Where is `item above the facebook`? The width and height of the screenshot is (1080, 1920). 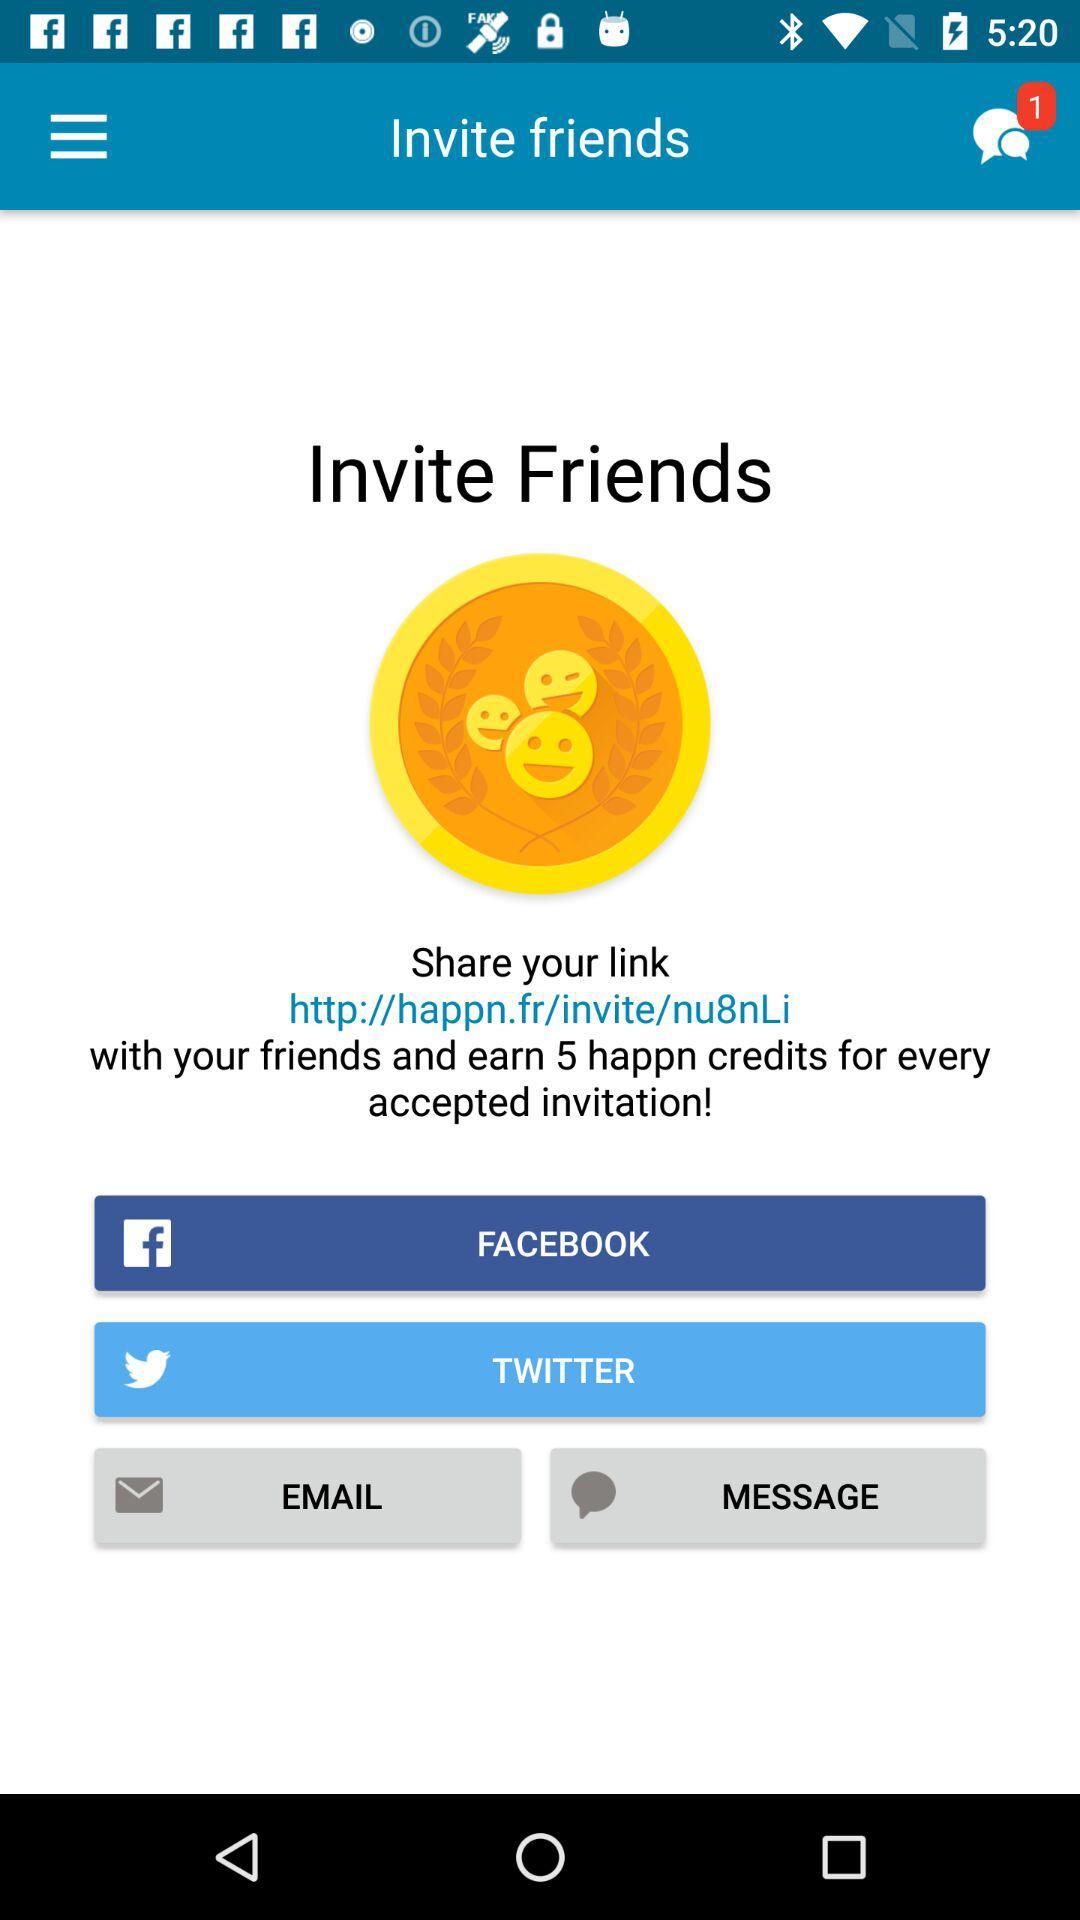 item above the facebook is located at coordinates (540, 1030).